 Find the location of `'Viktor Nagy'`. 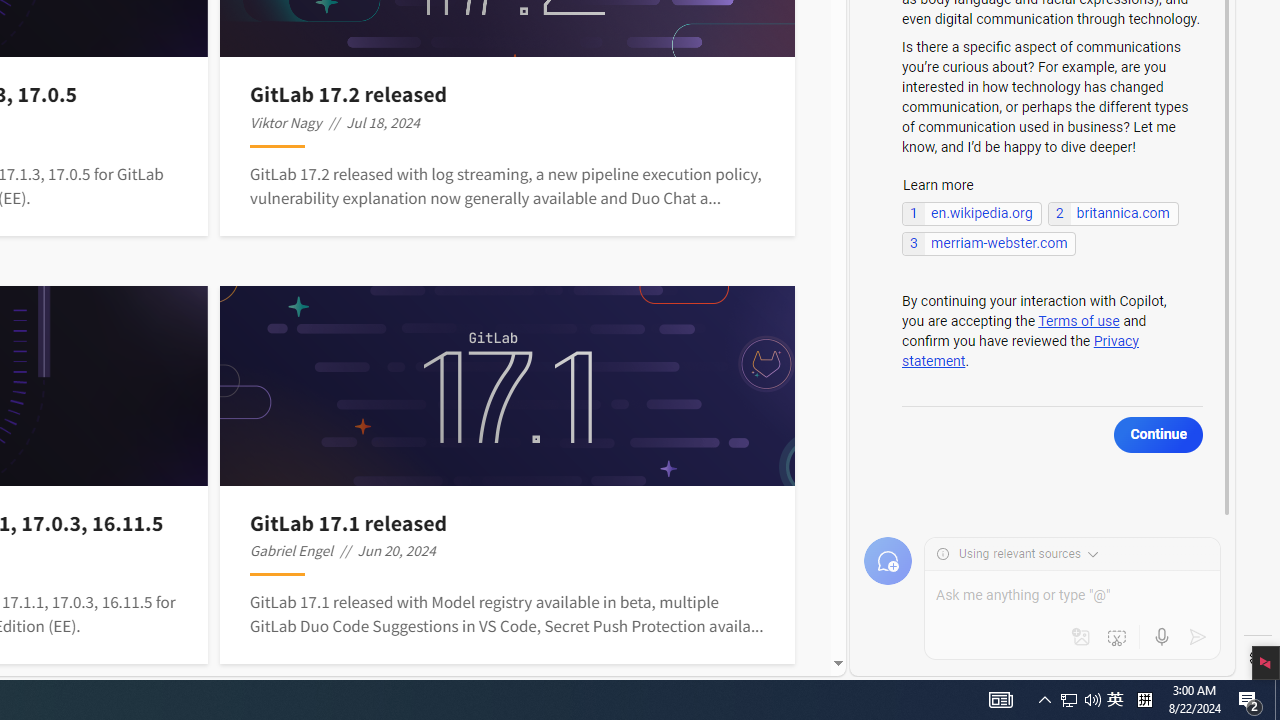

'Viktor Nagy' is located at coordinates (285, 122).